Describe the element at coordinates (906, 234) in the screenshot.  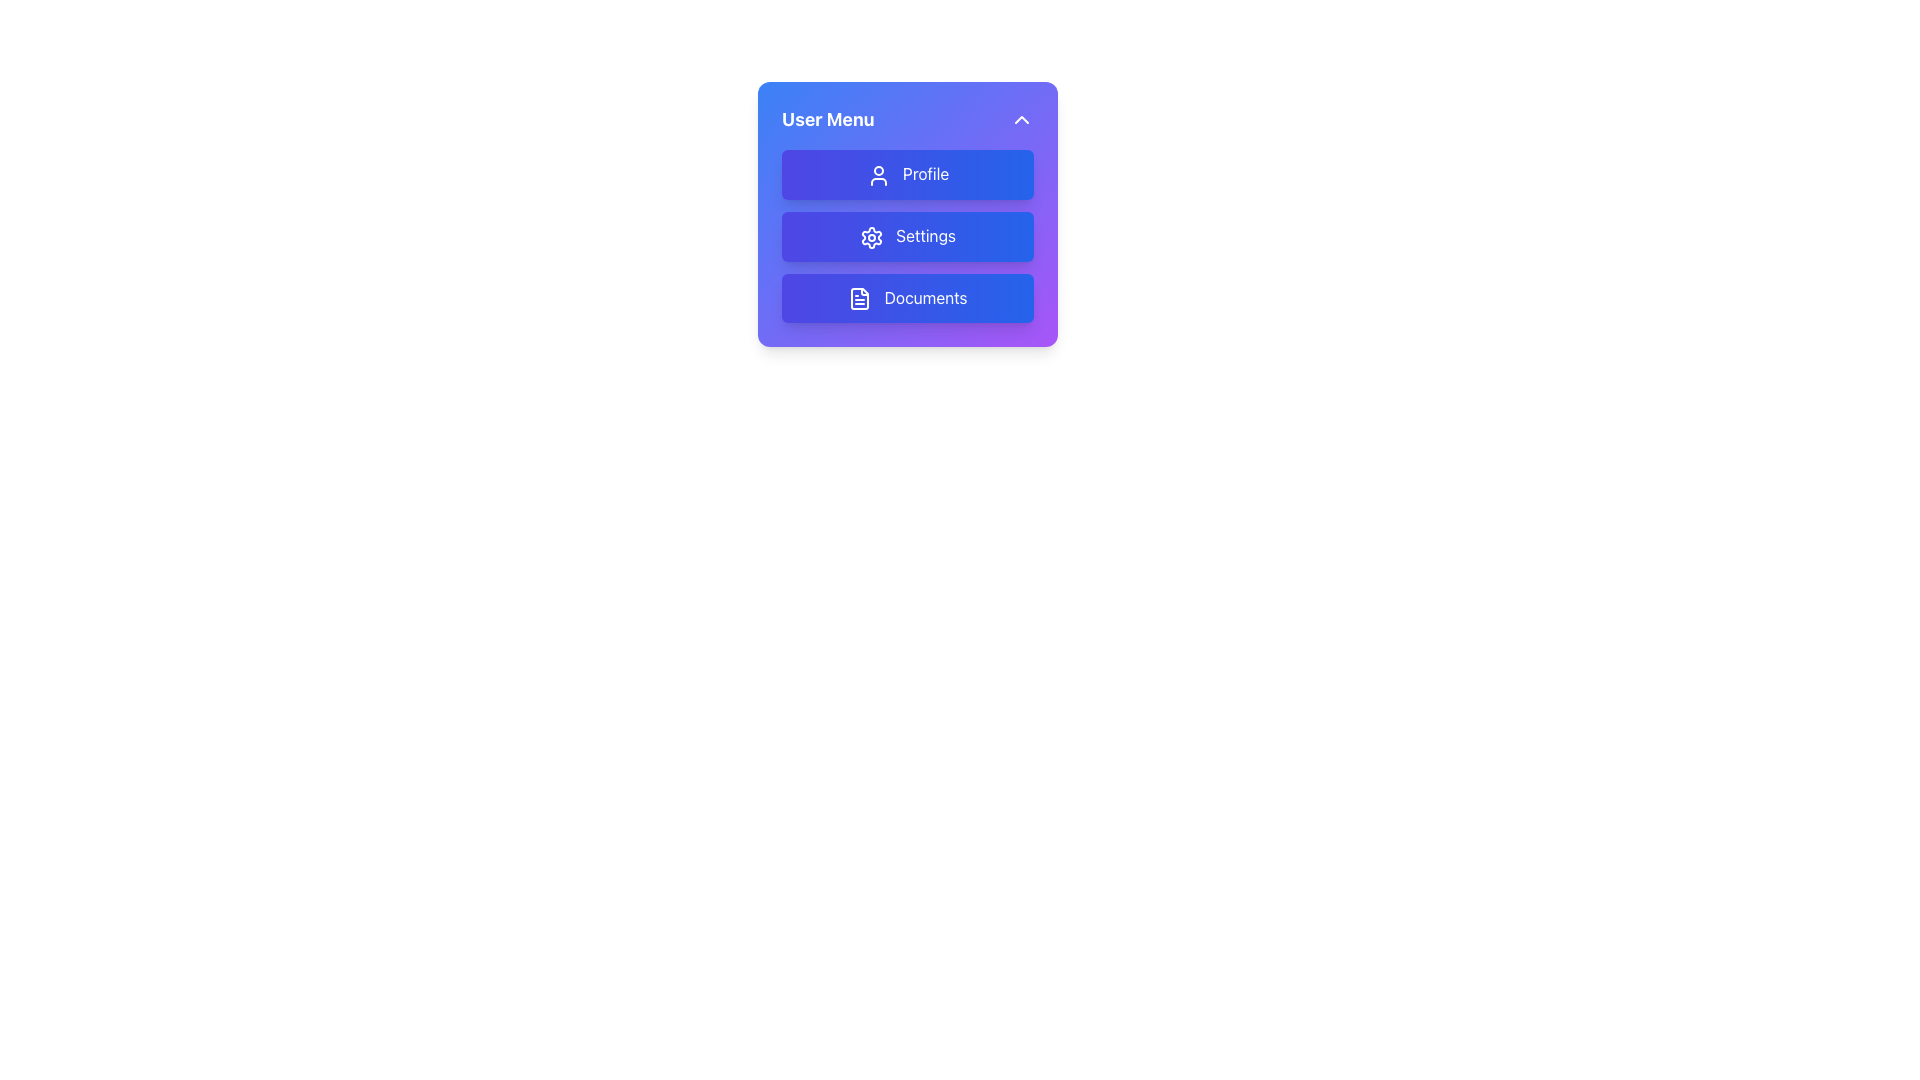
I see `the 'Settings' button, which is a rectangular button with rounded corners, contains a gear icon on the left and the text 'Settings' on the right, located in the 'User Menu' below the 'Profile' button` at that location.